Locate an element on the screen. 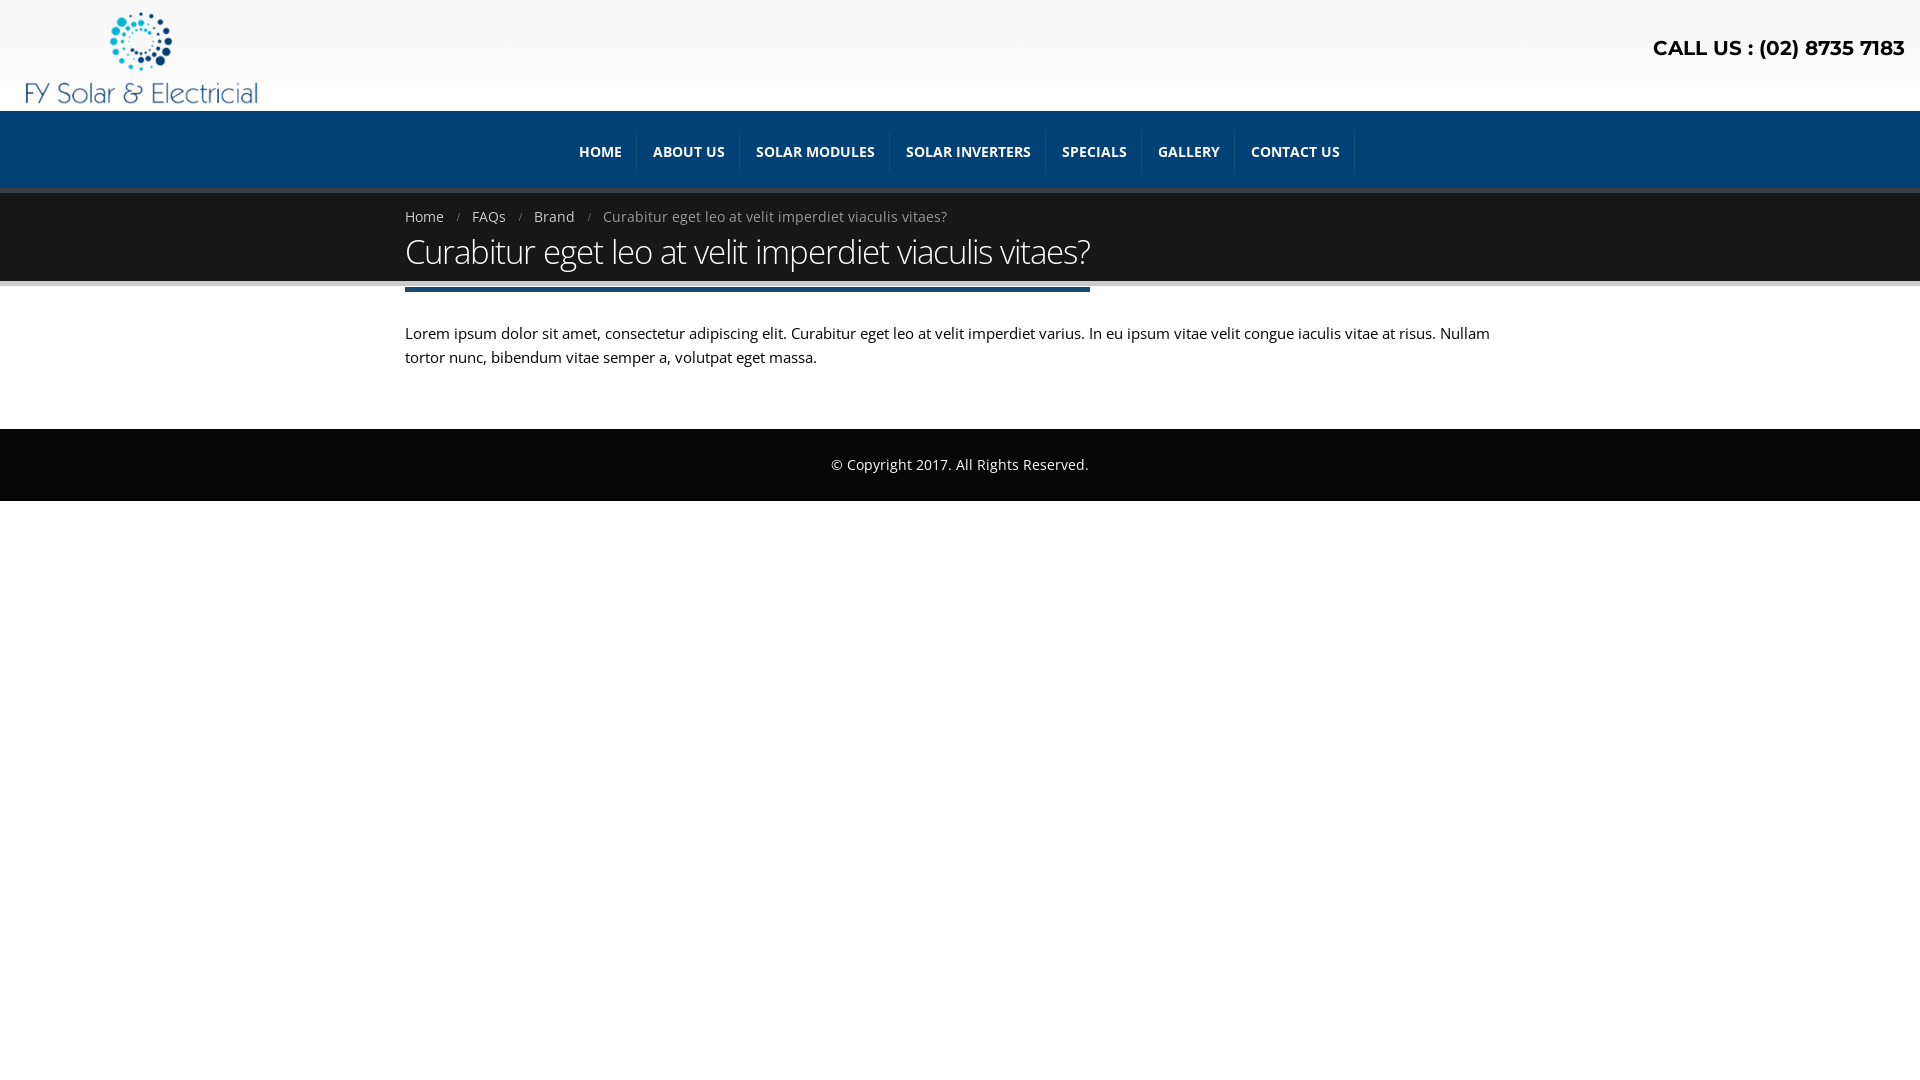  'SOLAR MODULES' is located at coordinates (815, 150).